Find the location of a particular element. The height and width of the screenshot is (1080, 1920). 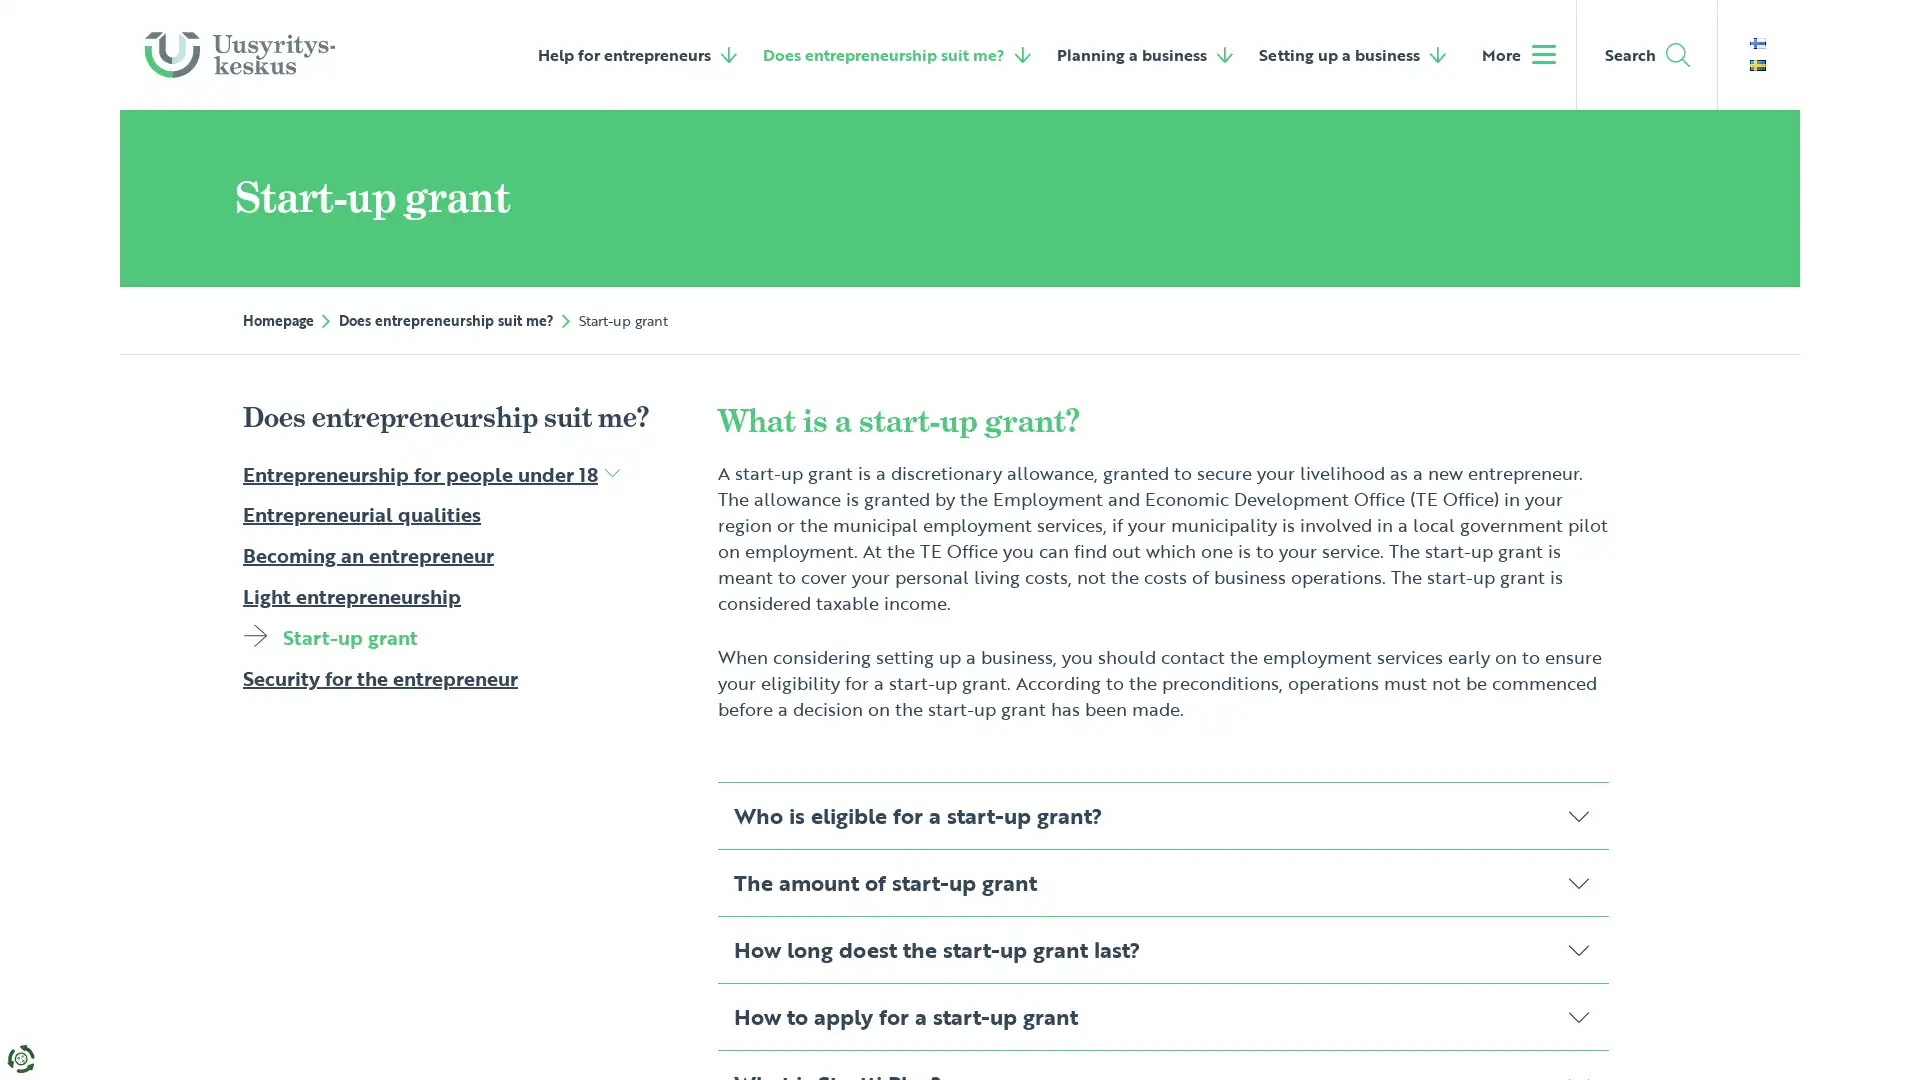

Open or close menu is located at coordinates (610, 471).